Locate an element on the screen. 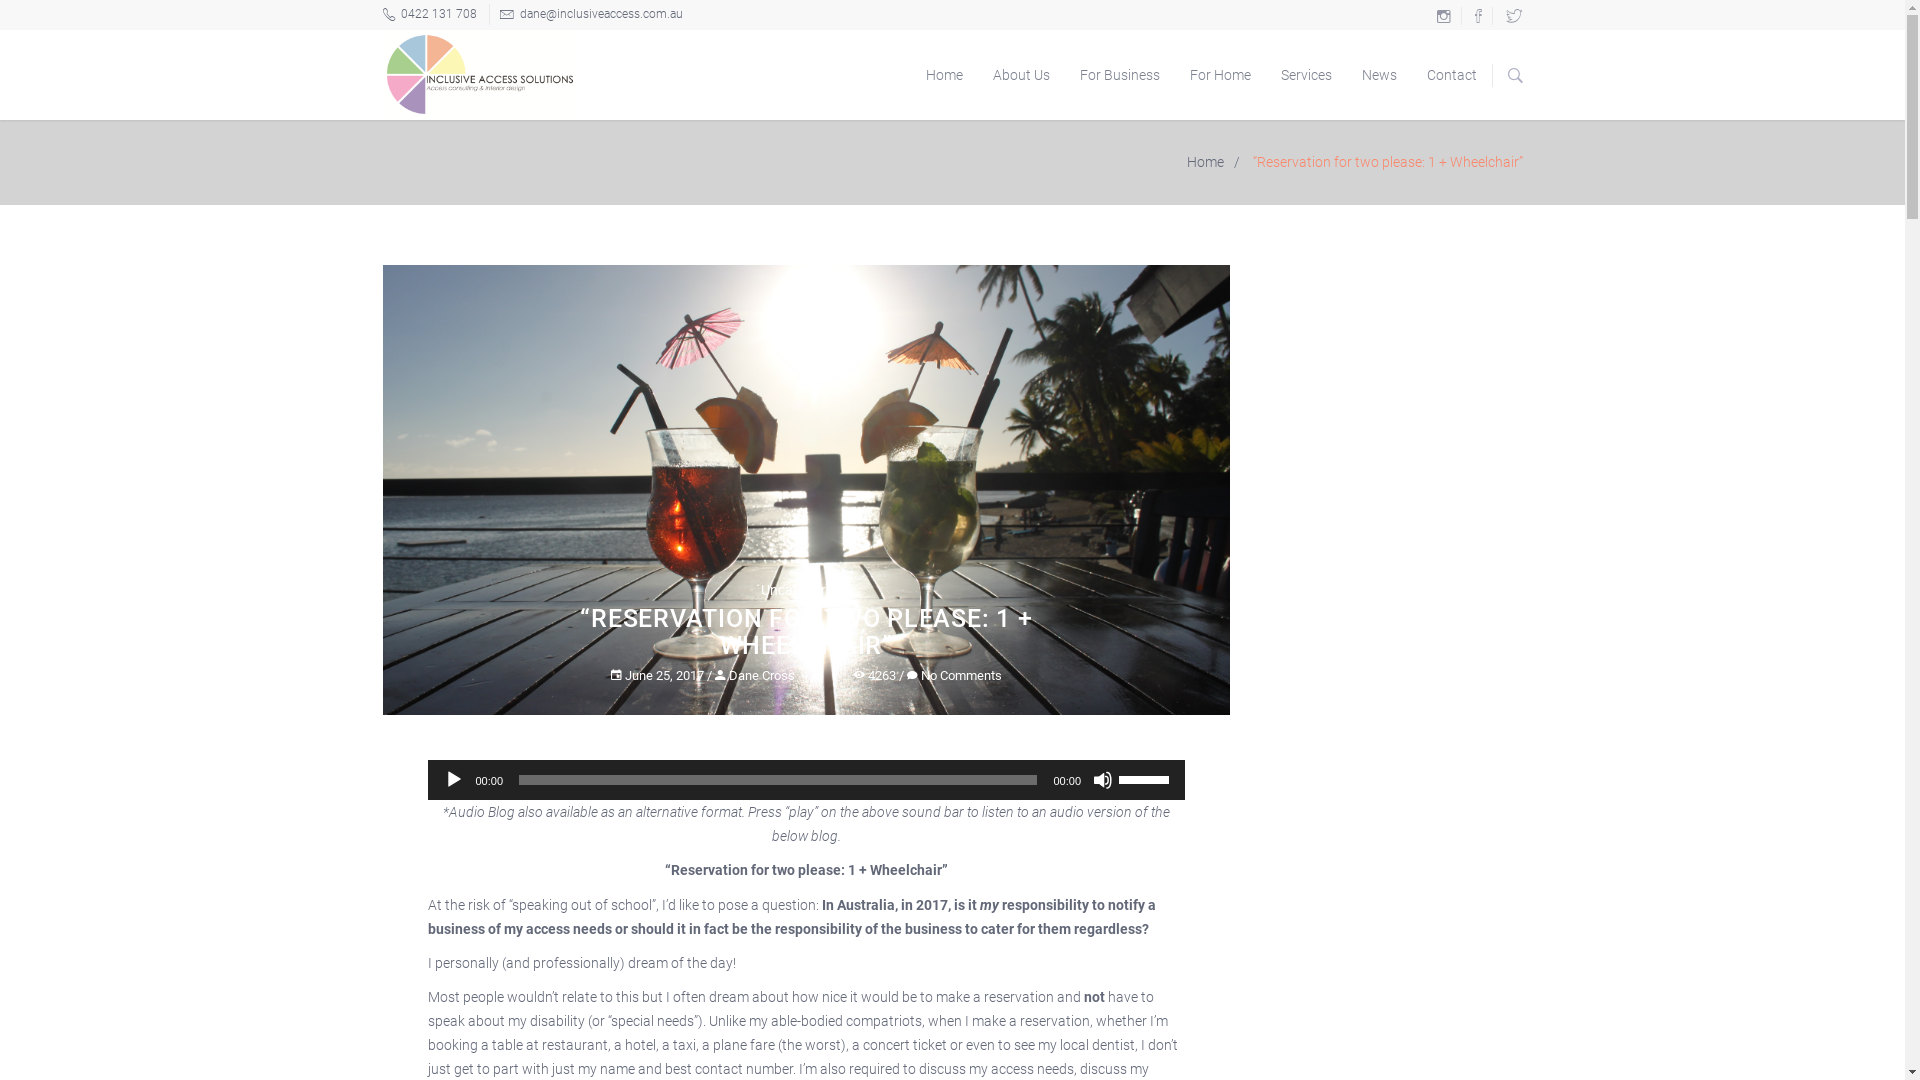  'News' is located at coordinates (1377, 73).